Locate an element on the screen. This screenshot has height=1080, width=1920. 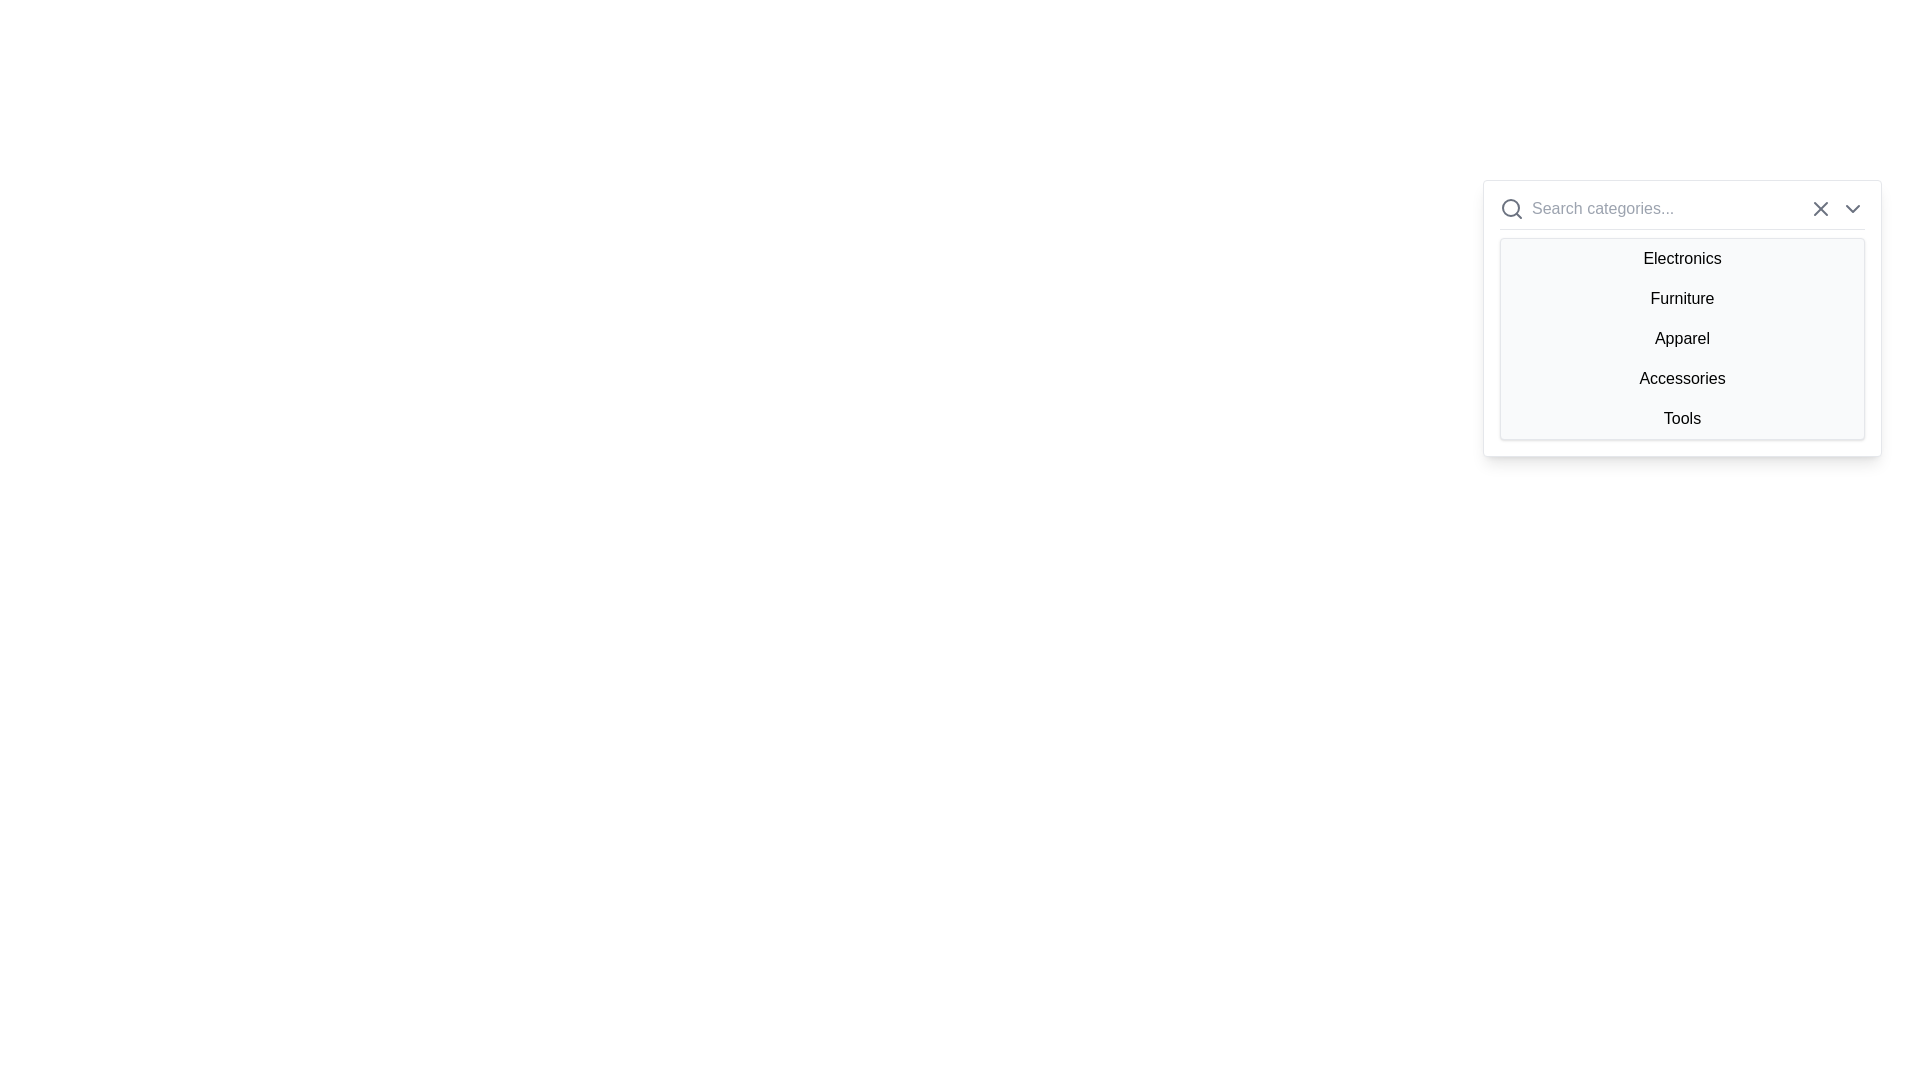
the 'Electronics' menu item, which is the first selectable option in the dropdown menu is located at coordinates (1681, 257).